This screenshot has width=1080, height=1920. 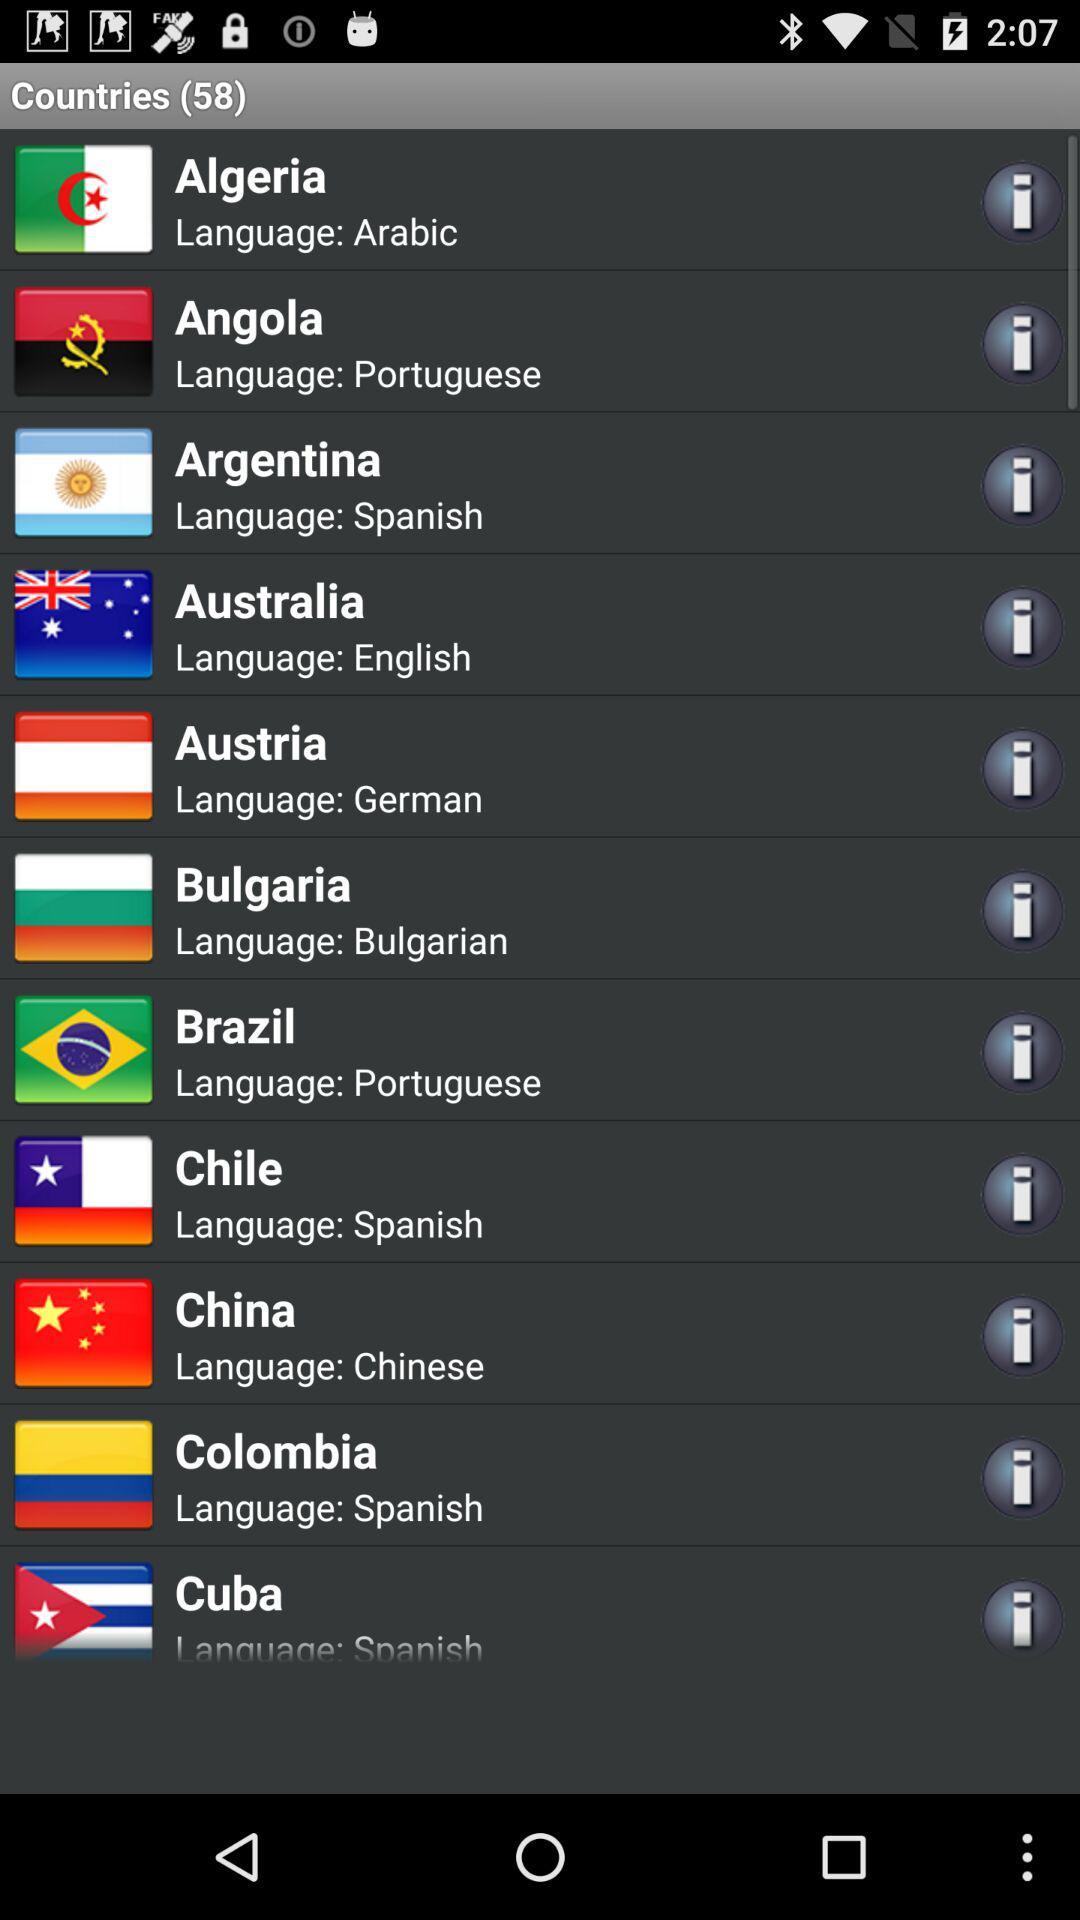 I want to click on the bulgarian app, so click(x=429, y=938).